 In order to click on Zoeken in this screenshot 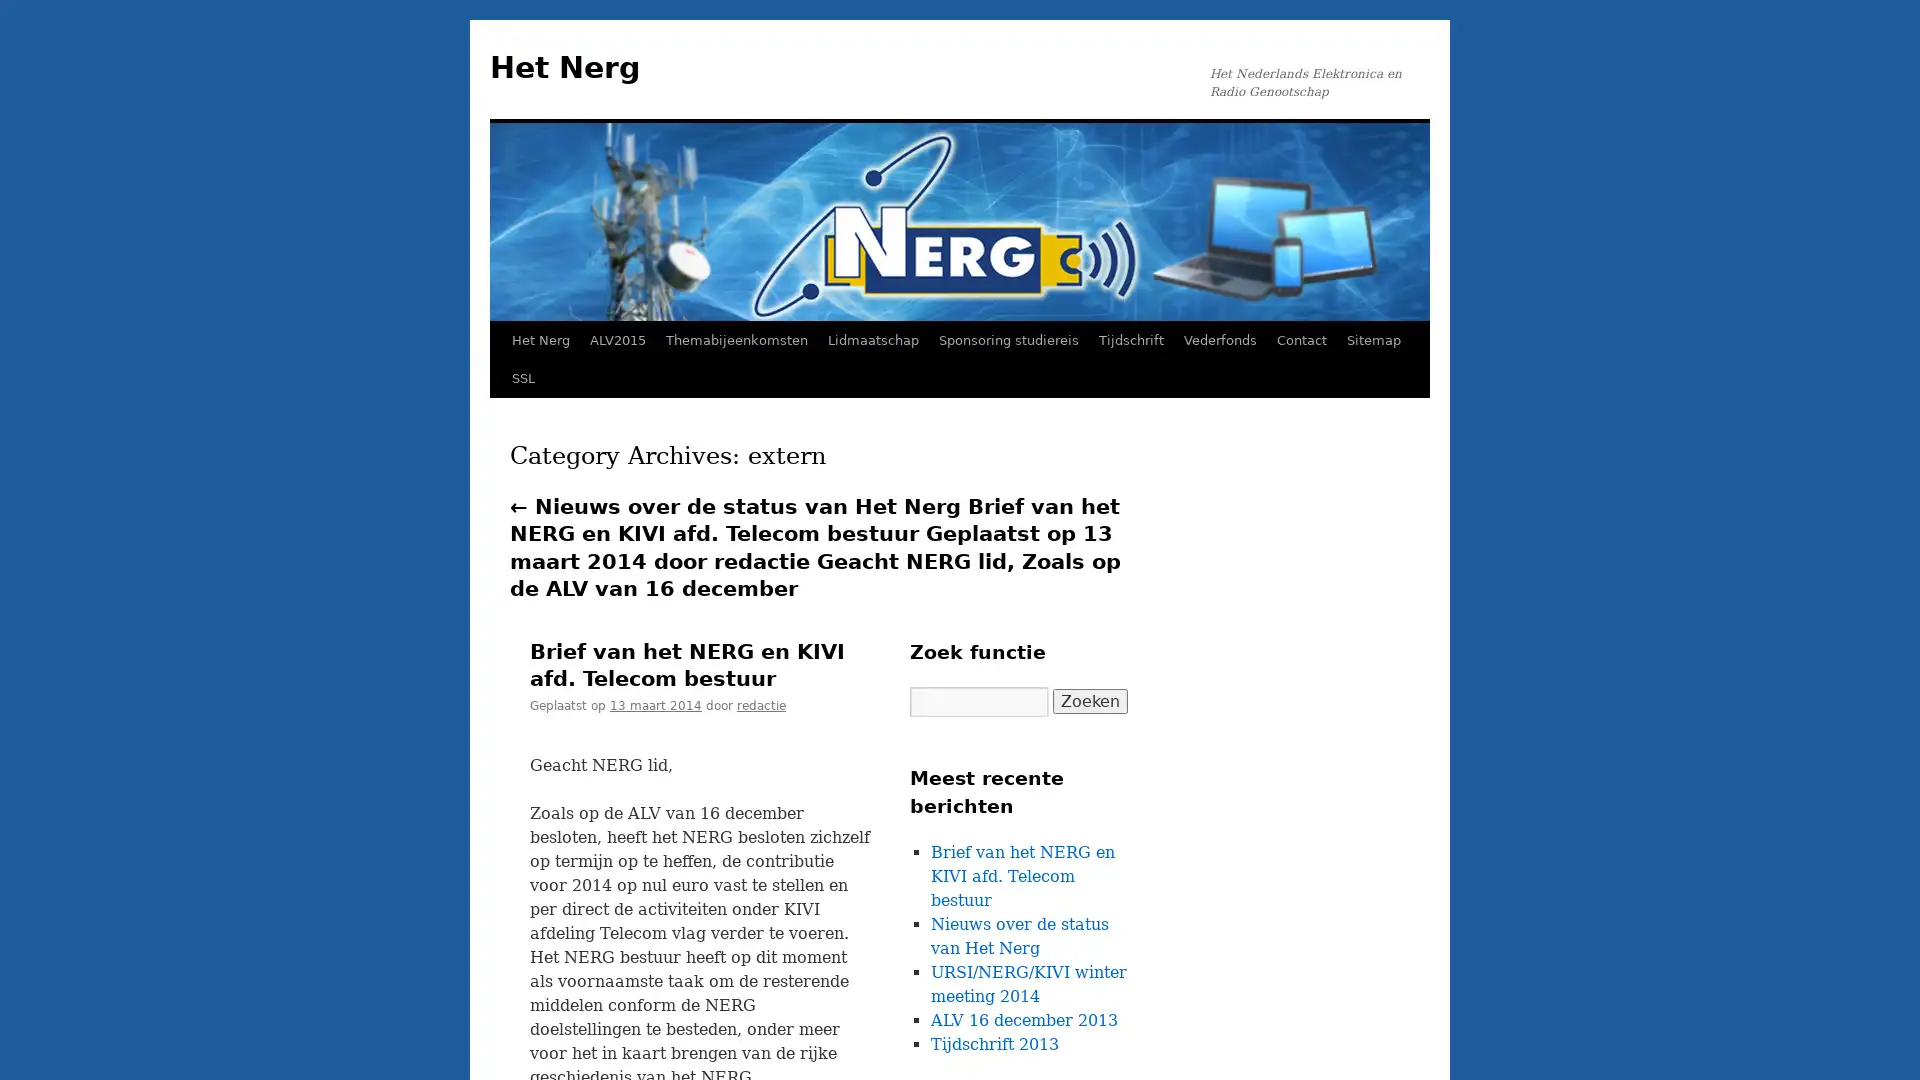, I will do `click(1089, 700)`.